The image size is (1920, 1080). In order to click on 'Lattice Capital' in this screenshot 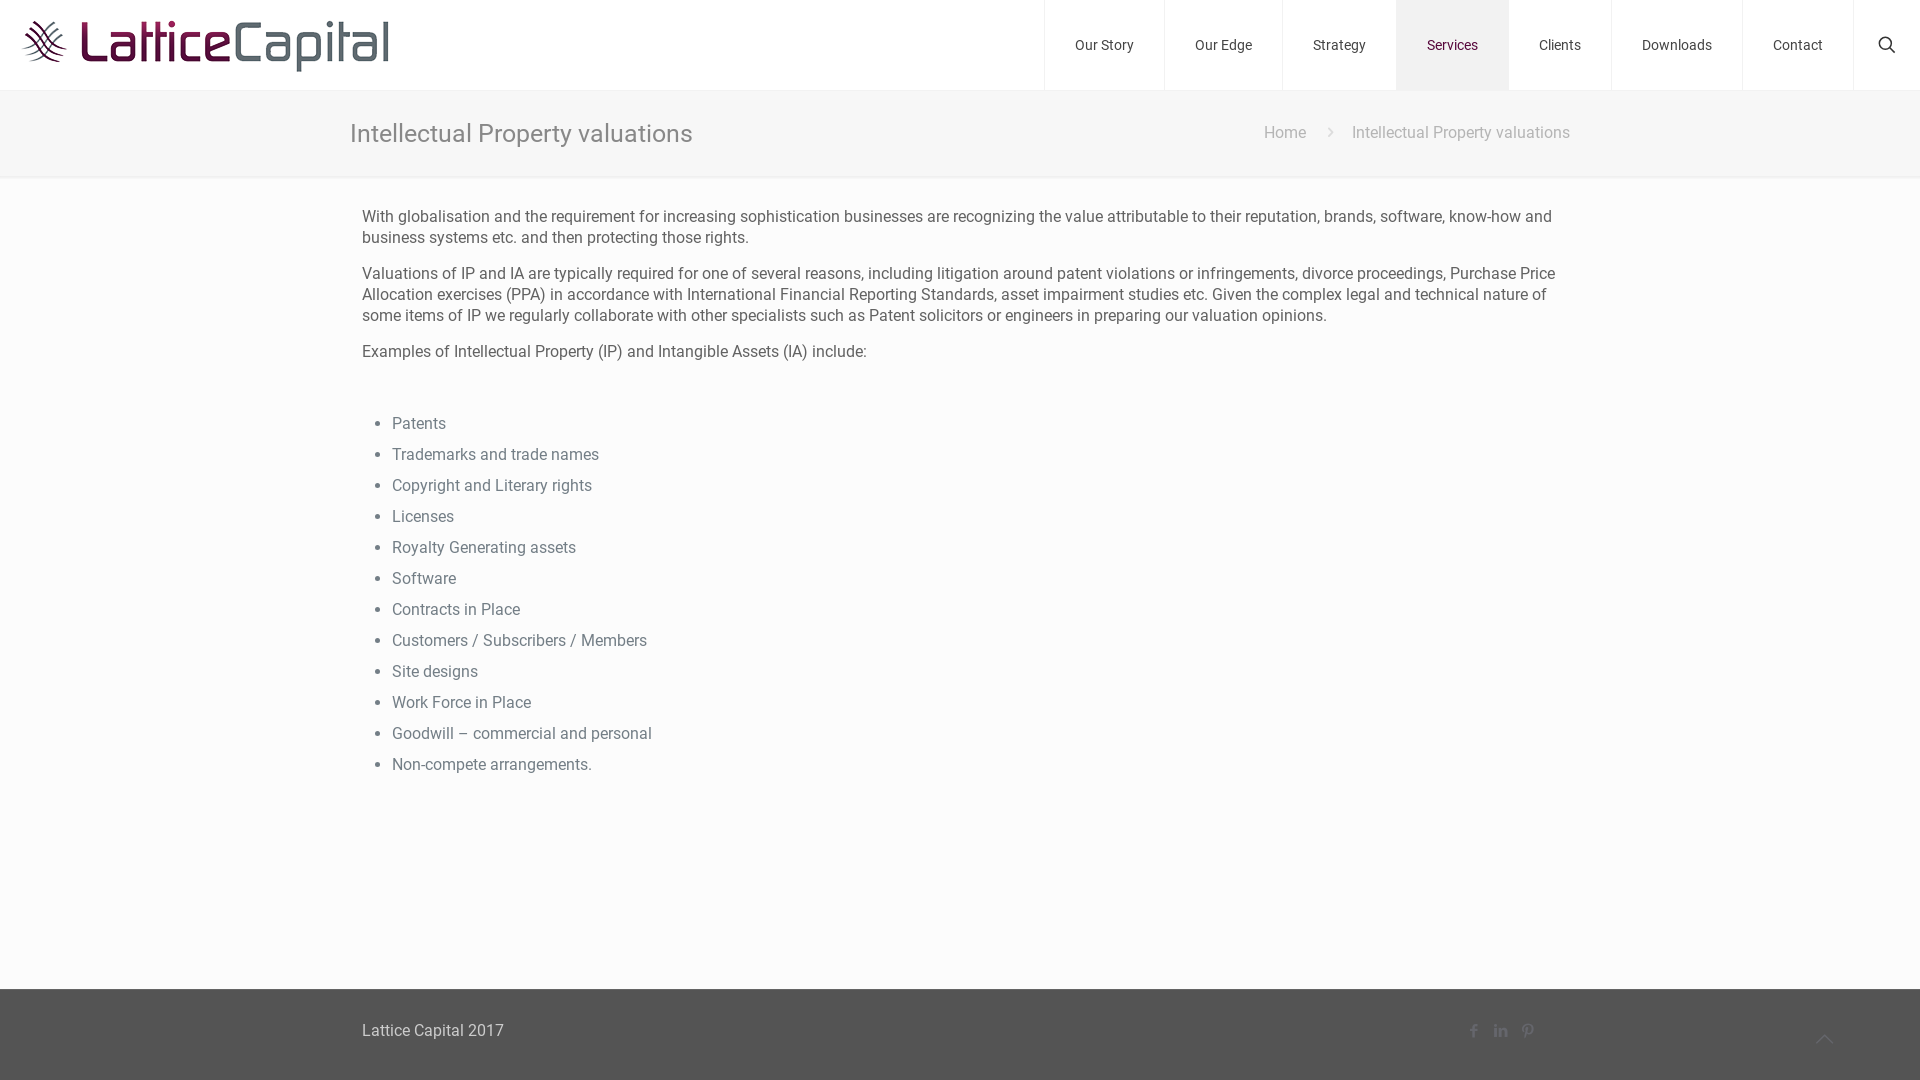, I will do `click(204, 45)`.